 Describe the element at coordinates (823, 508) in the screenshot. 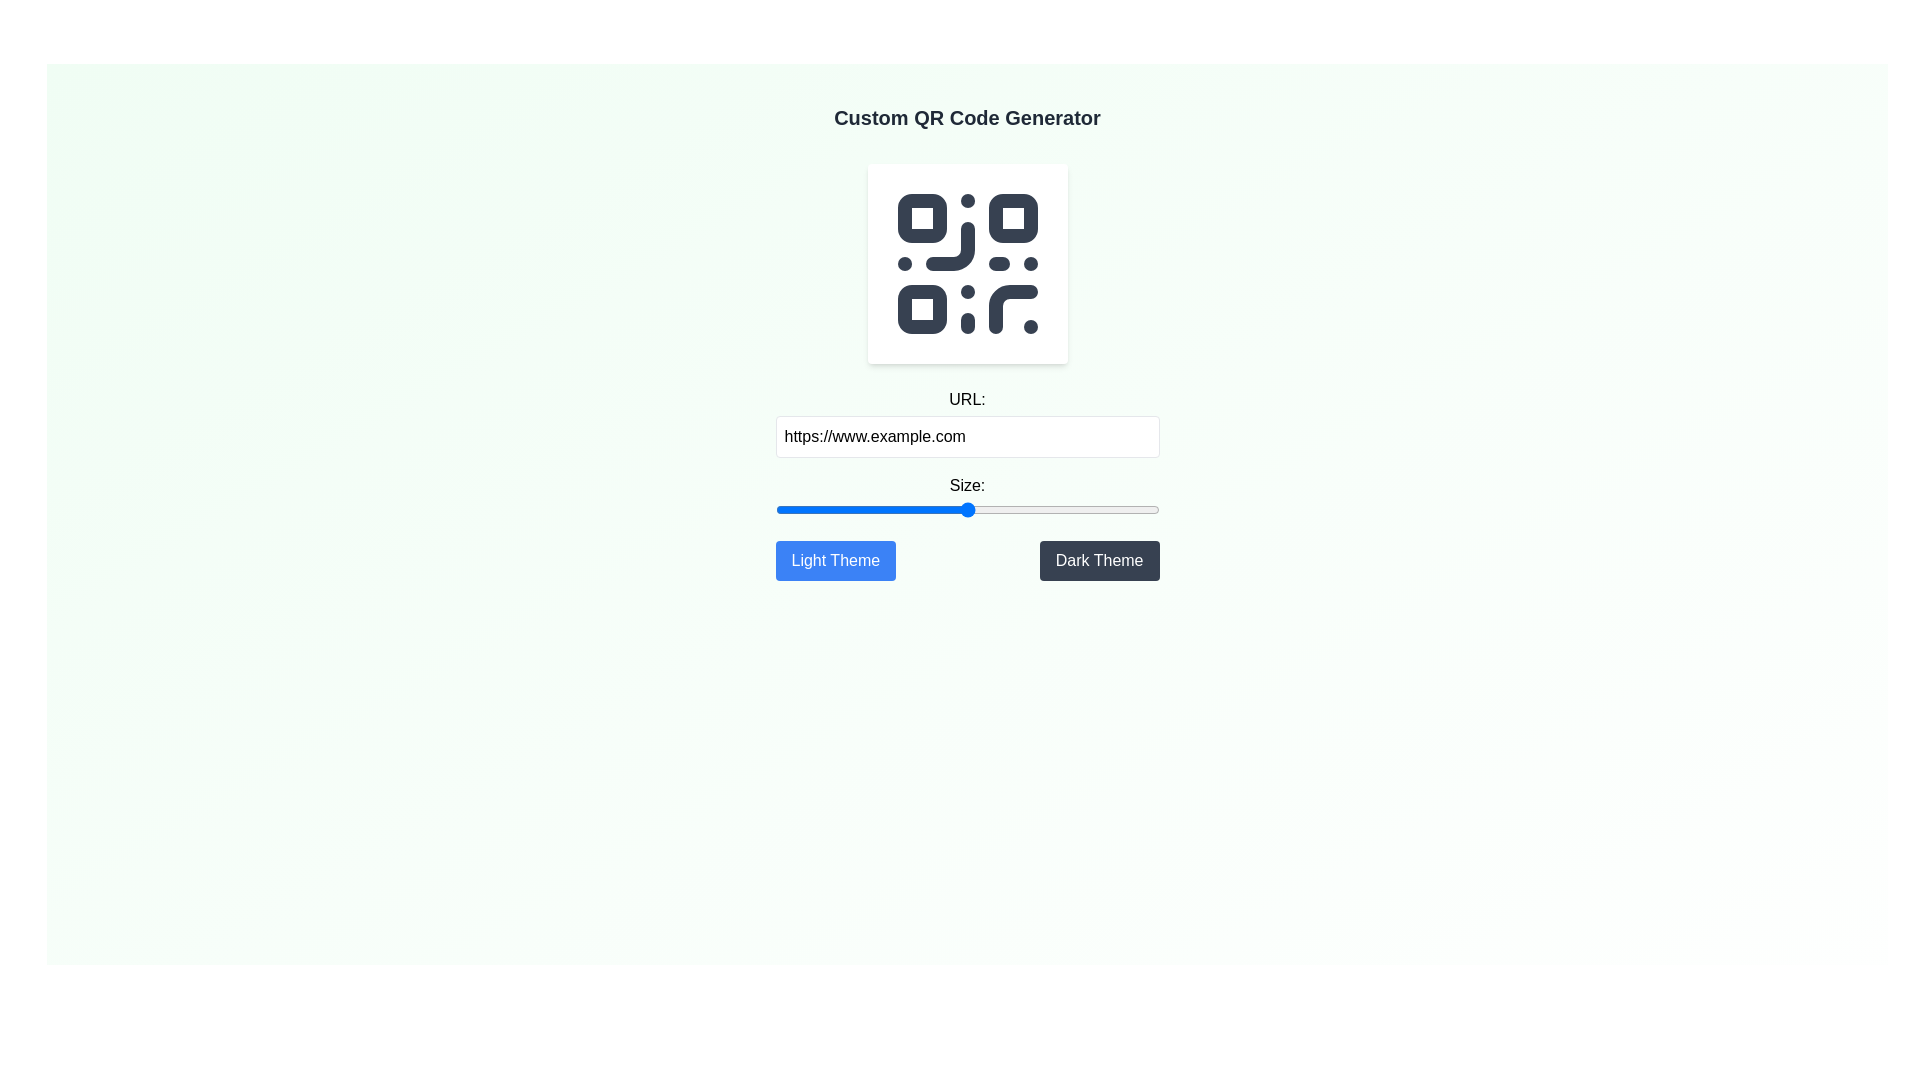

I see `the slider` at that location.